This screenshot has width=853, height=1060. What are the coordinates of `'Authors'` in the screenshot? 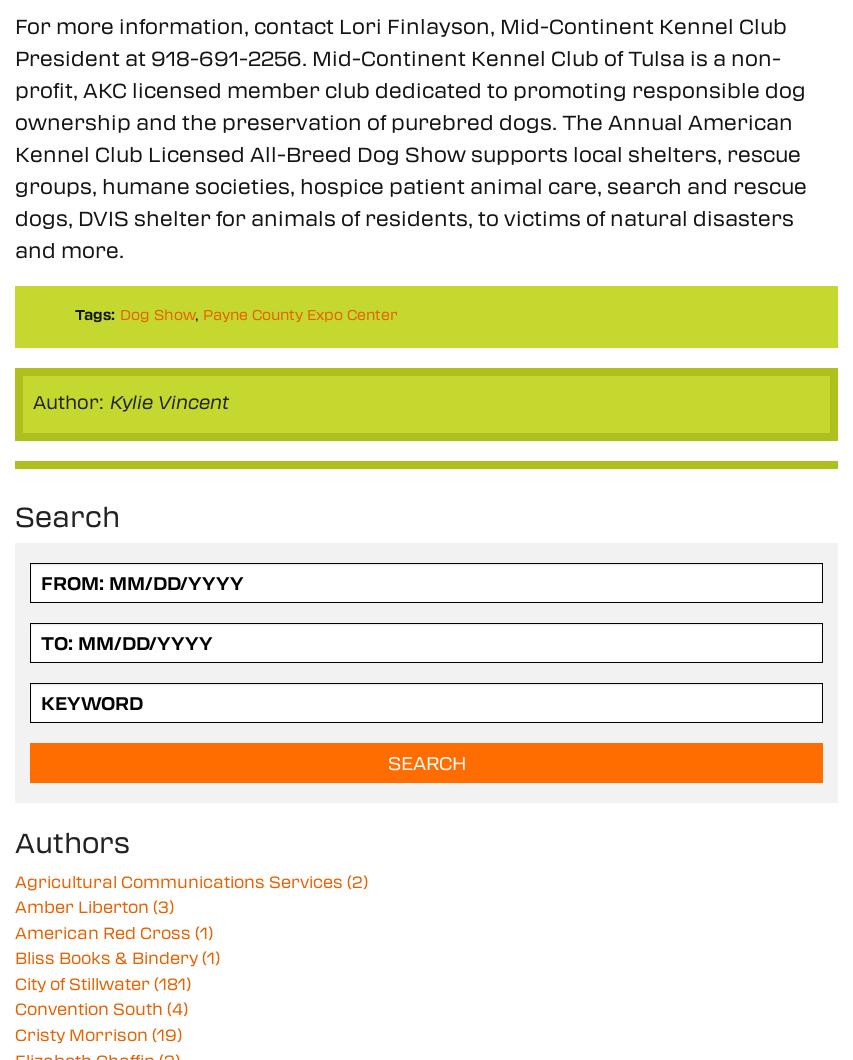 It's located at (14, 840).